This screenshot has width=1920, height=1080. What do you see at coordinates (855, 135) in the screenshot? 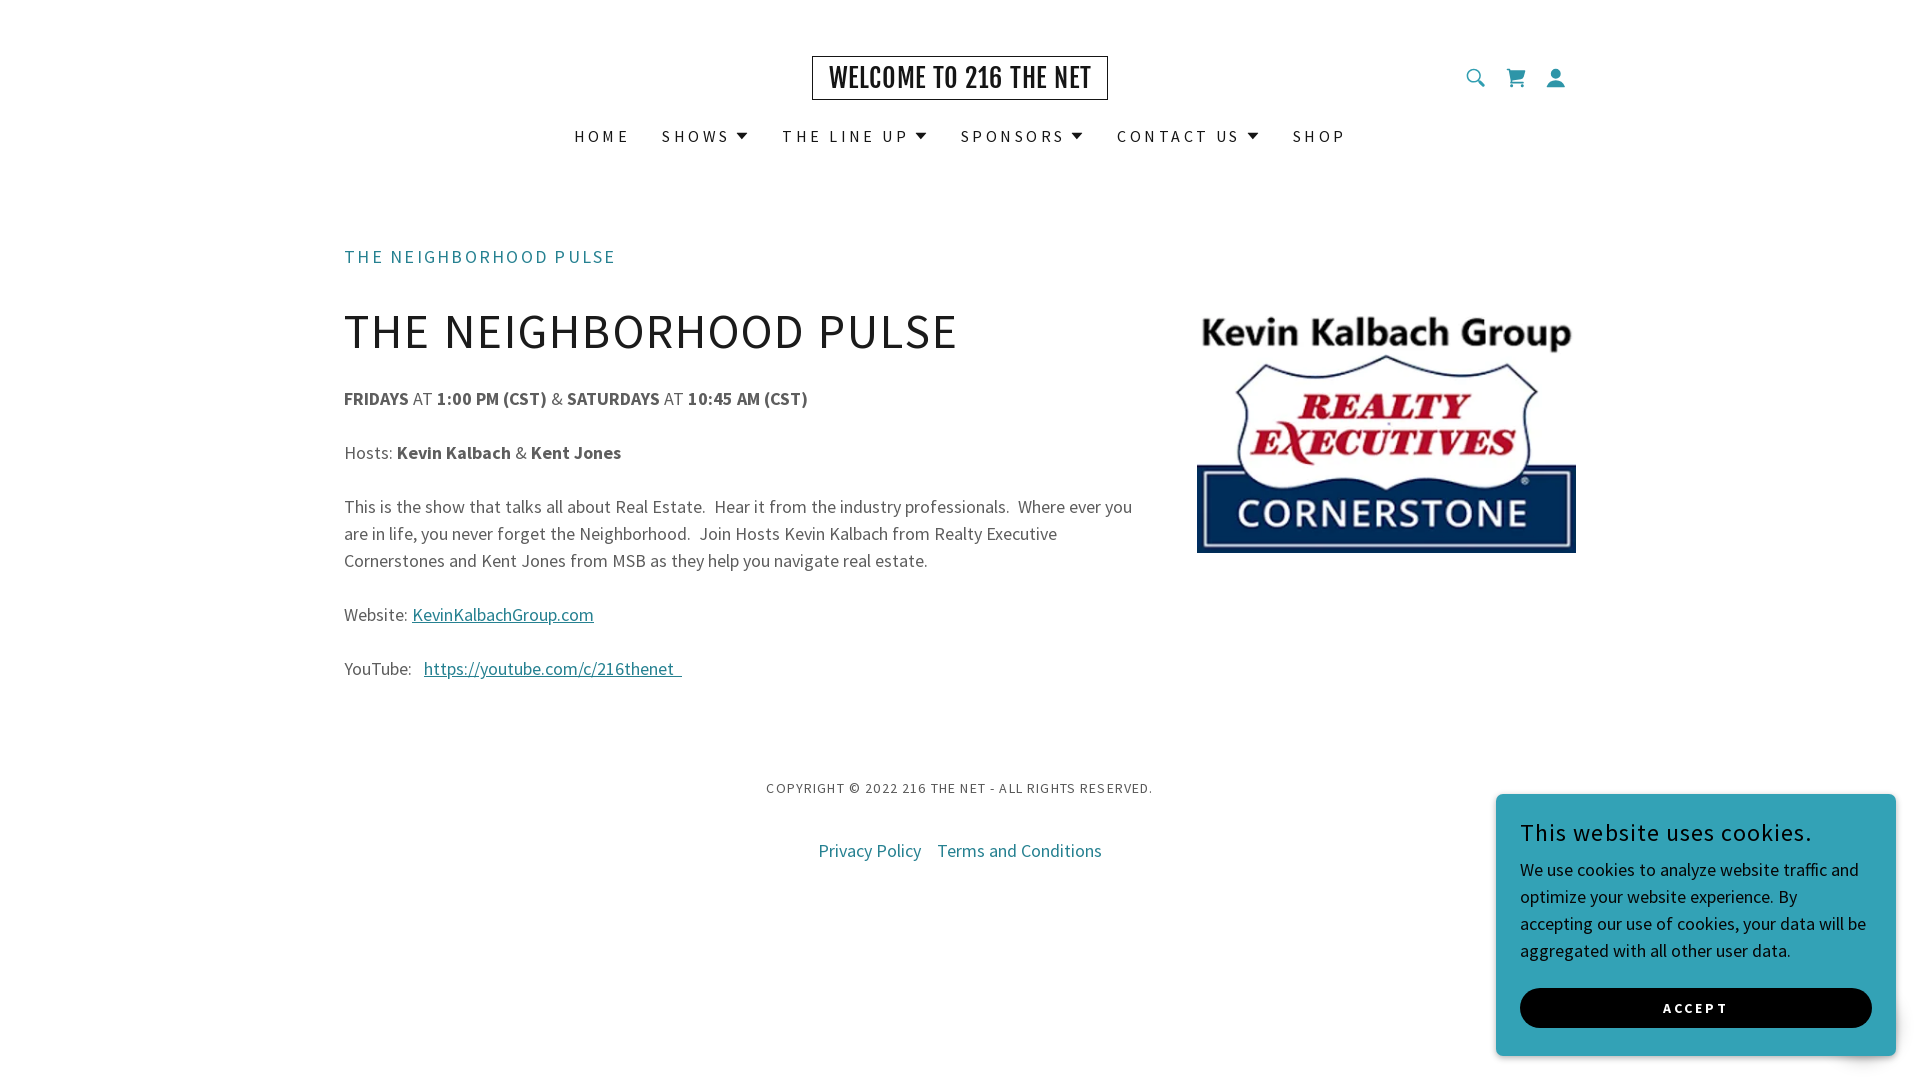
I see `'THE LINE UP'` at bounding box center [855, 135].